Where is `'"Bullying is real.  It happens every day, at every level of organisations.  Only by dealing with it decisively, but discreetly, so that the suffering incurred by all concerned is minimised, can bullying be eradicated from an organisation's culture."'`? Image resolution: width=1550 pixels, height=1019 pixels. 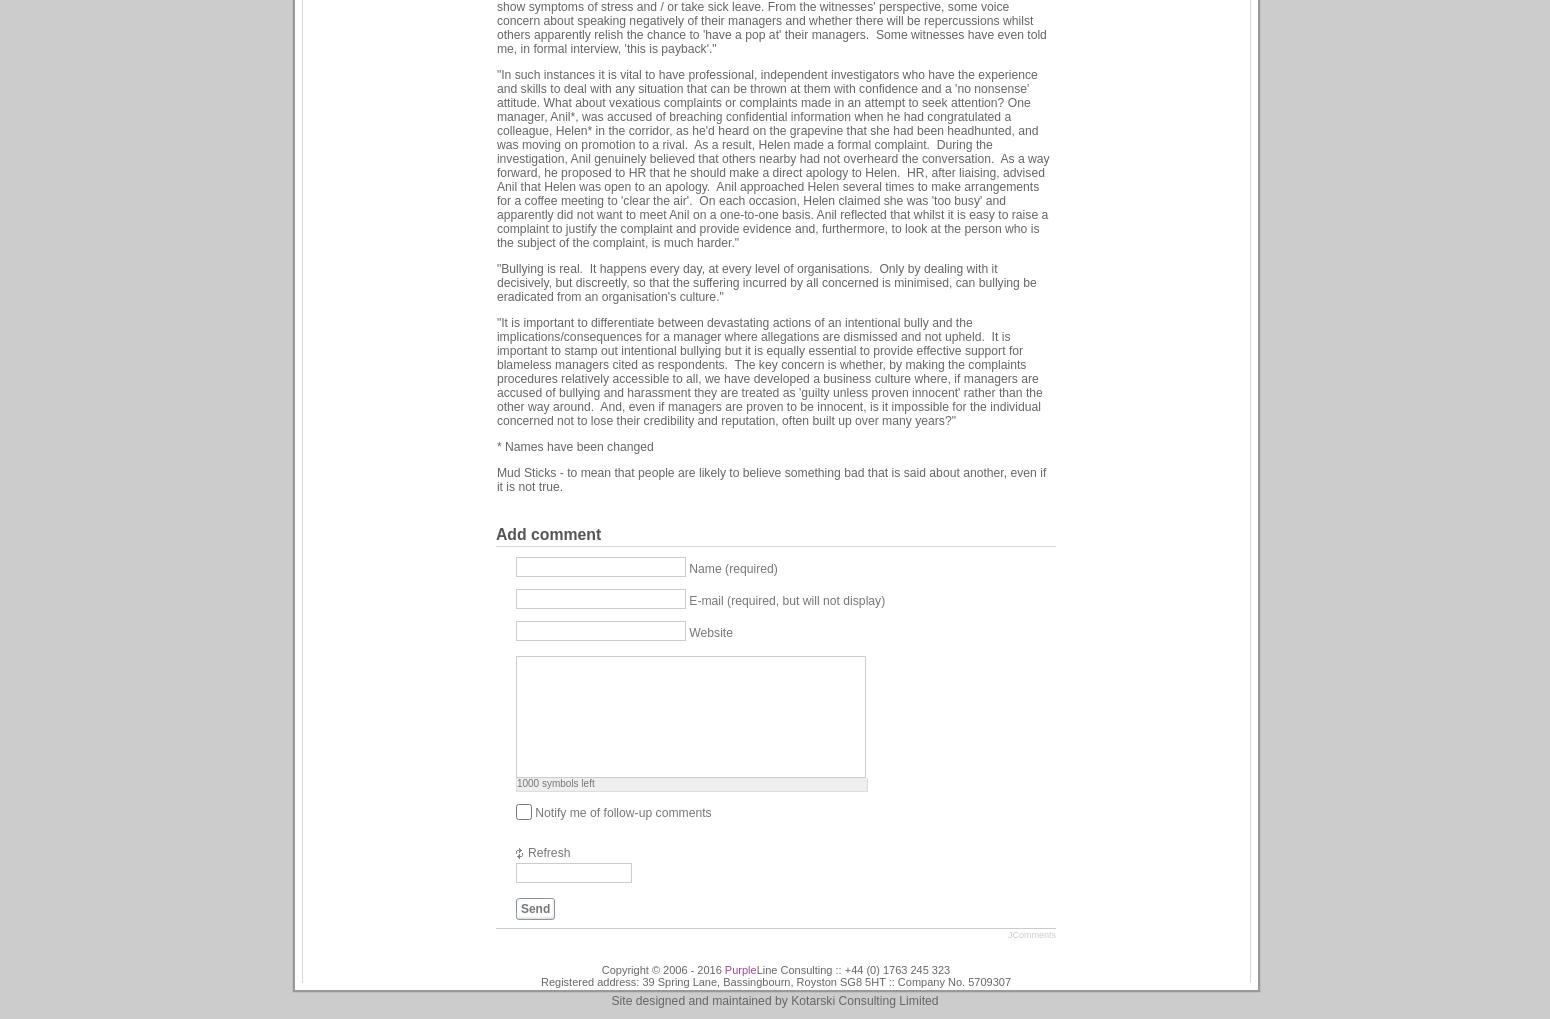 '"Bullying is real.  It happens every day, at every level of organisations.  Only by dealing with it decisively, but discreetly, so that the suffering incurred by all concerned is minimised, can bullying be eradicated from an organisation's culture."' is located at coordinates (766, 280).